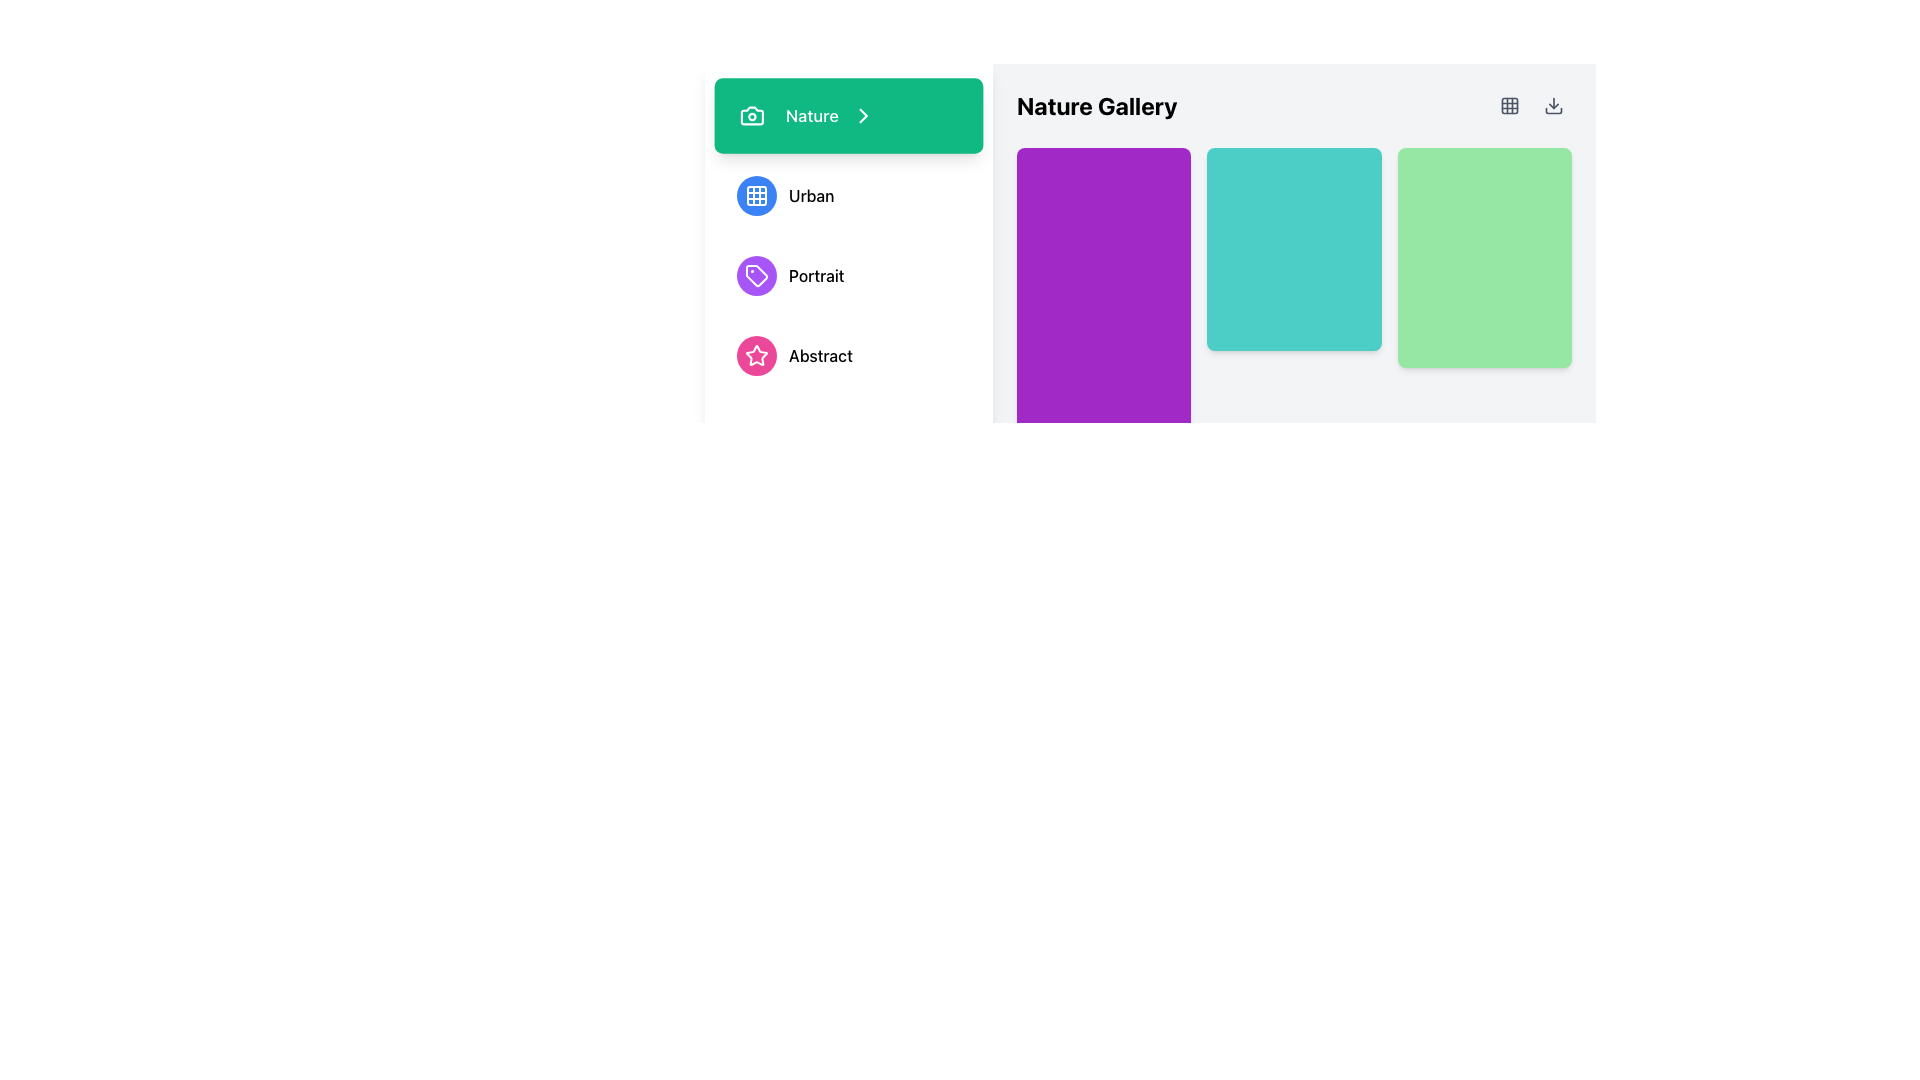 Image resolution: width=1920 pixels, height=1080 pixels. Describe the element at coordinates (756, 354) in the screenshot. I see `the pink circular icon button representing the 'Abstract' category located at the bottom of the sidebar` at that location.